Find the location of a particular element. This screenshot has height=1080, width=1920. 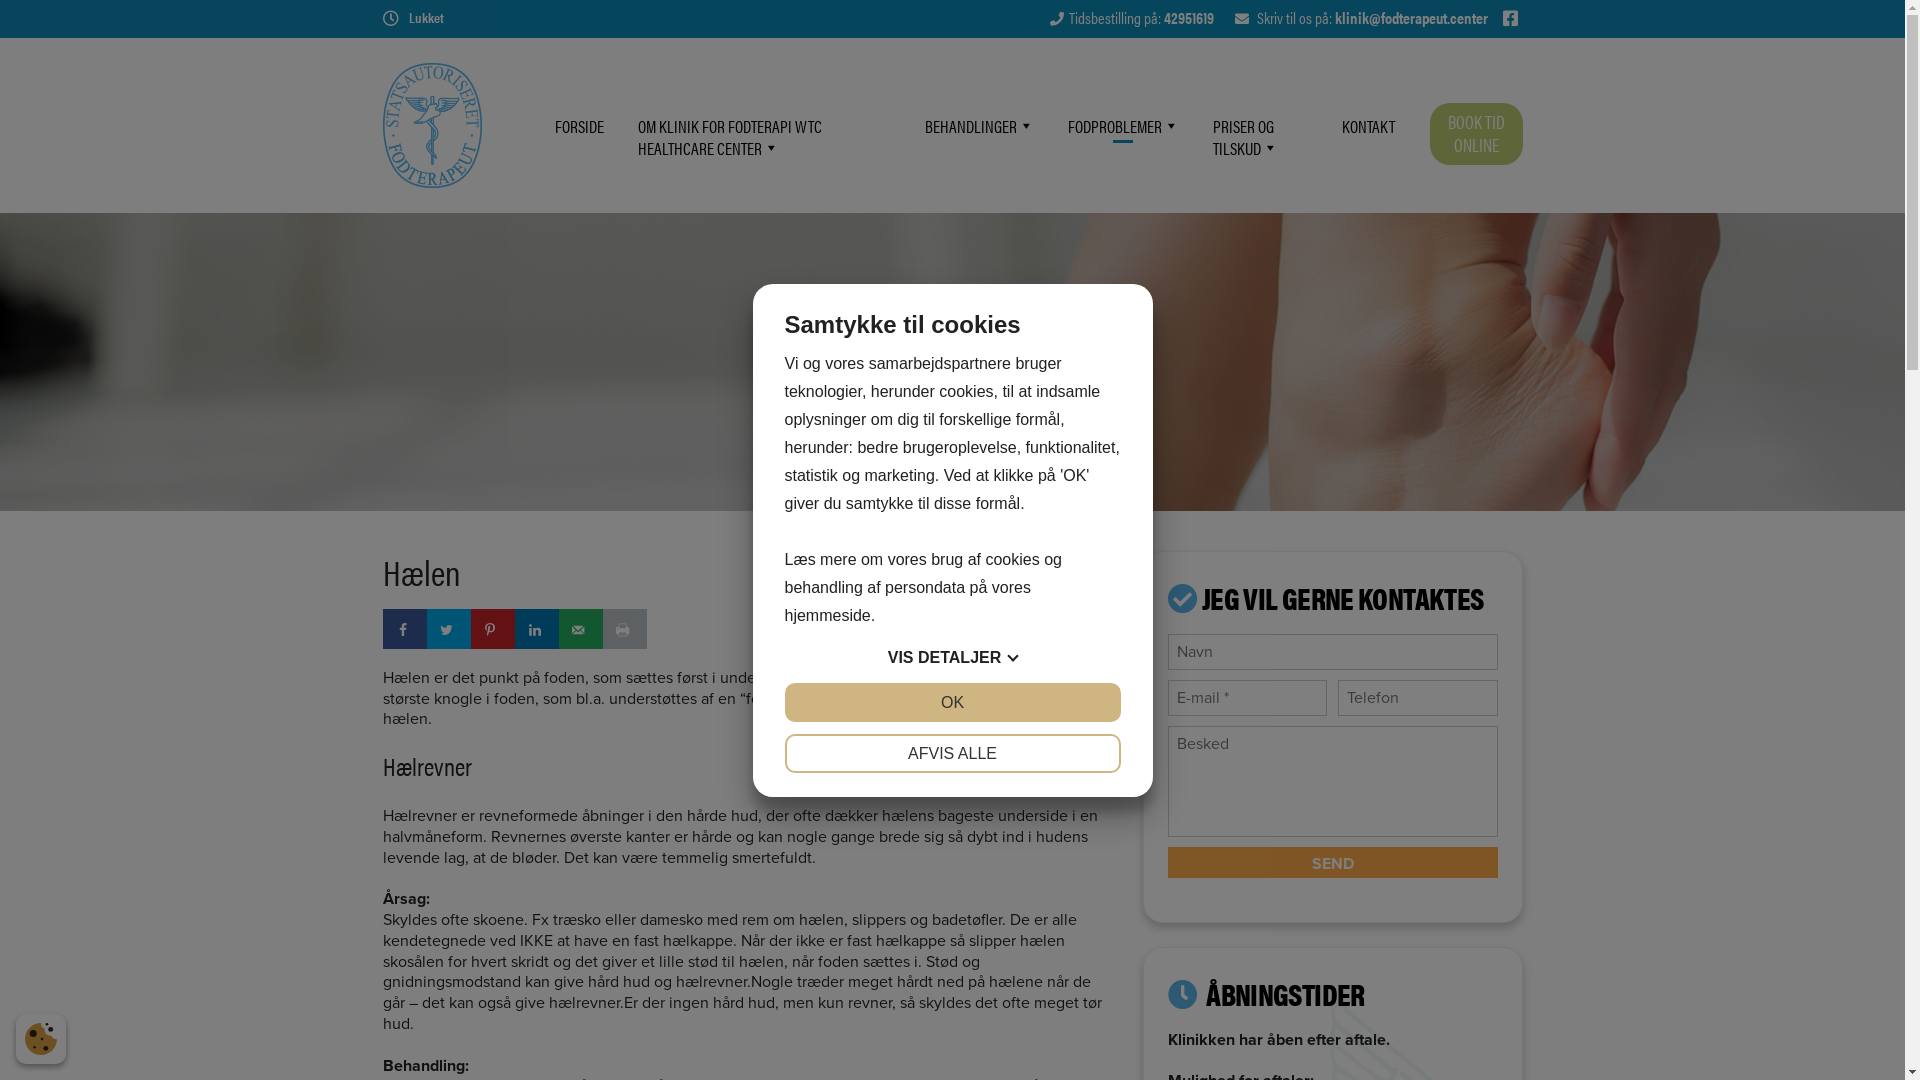

'OK' is located at coordinates (950, 700).